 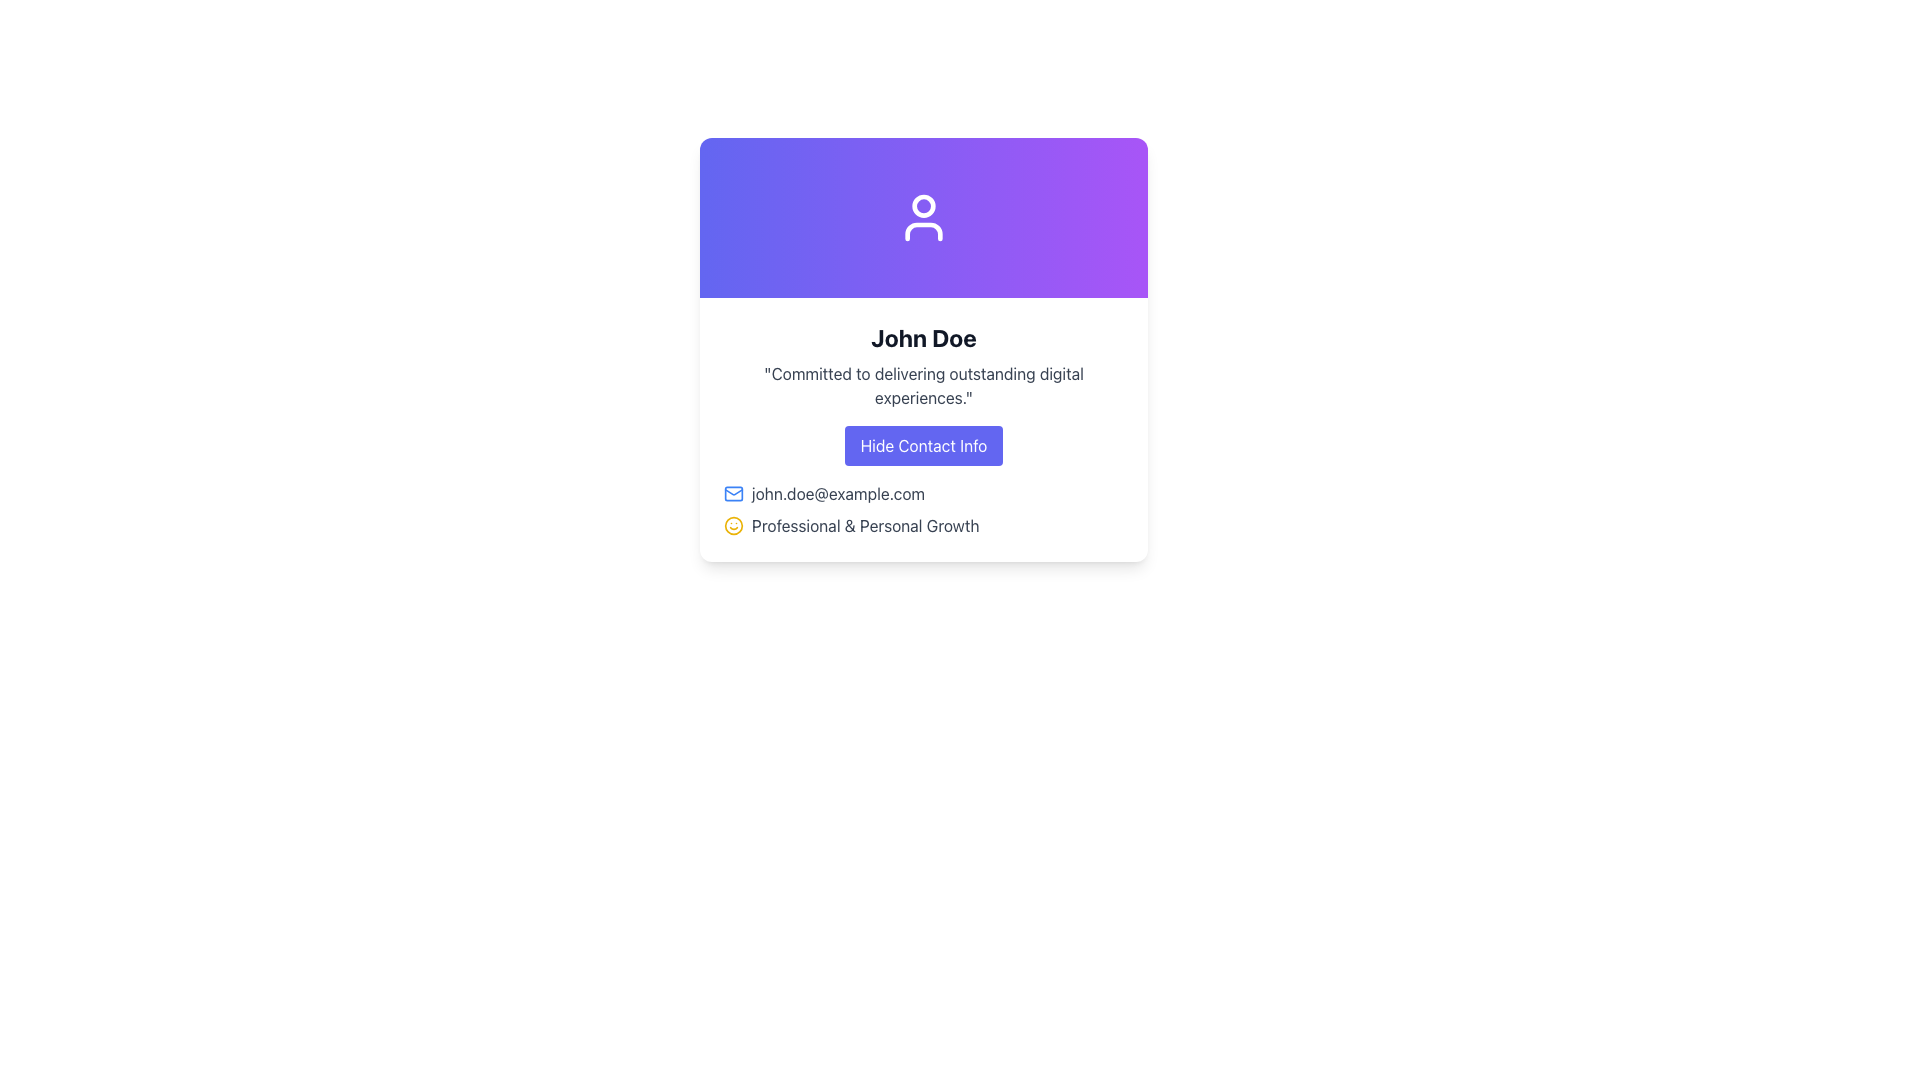 What do you see at coordinates (923, 428) in the screenshot?
I see `descriptive information within the Content Card Section that includes the title 'John Doe', descriptive text, and slogan` at bounding box center [923, 428].